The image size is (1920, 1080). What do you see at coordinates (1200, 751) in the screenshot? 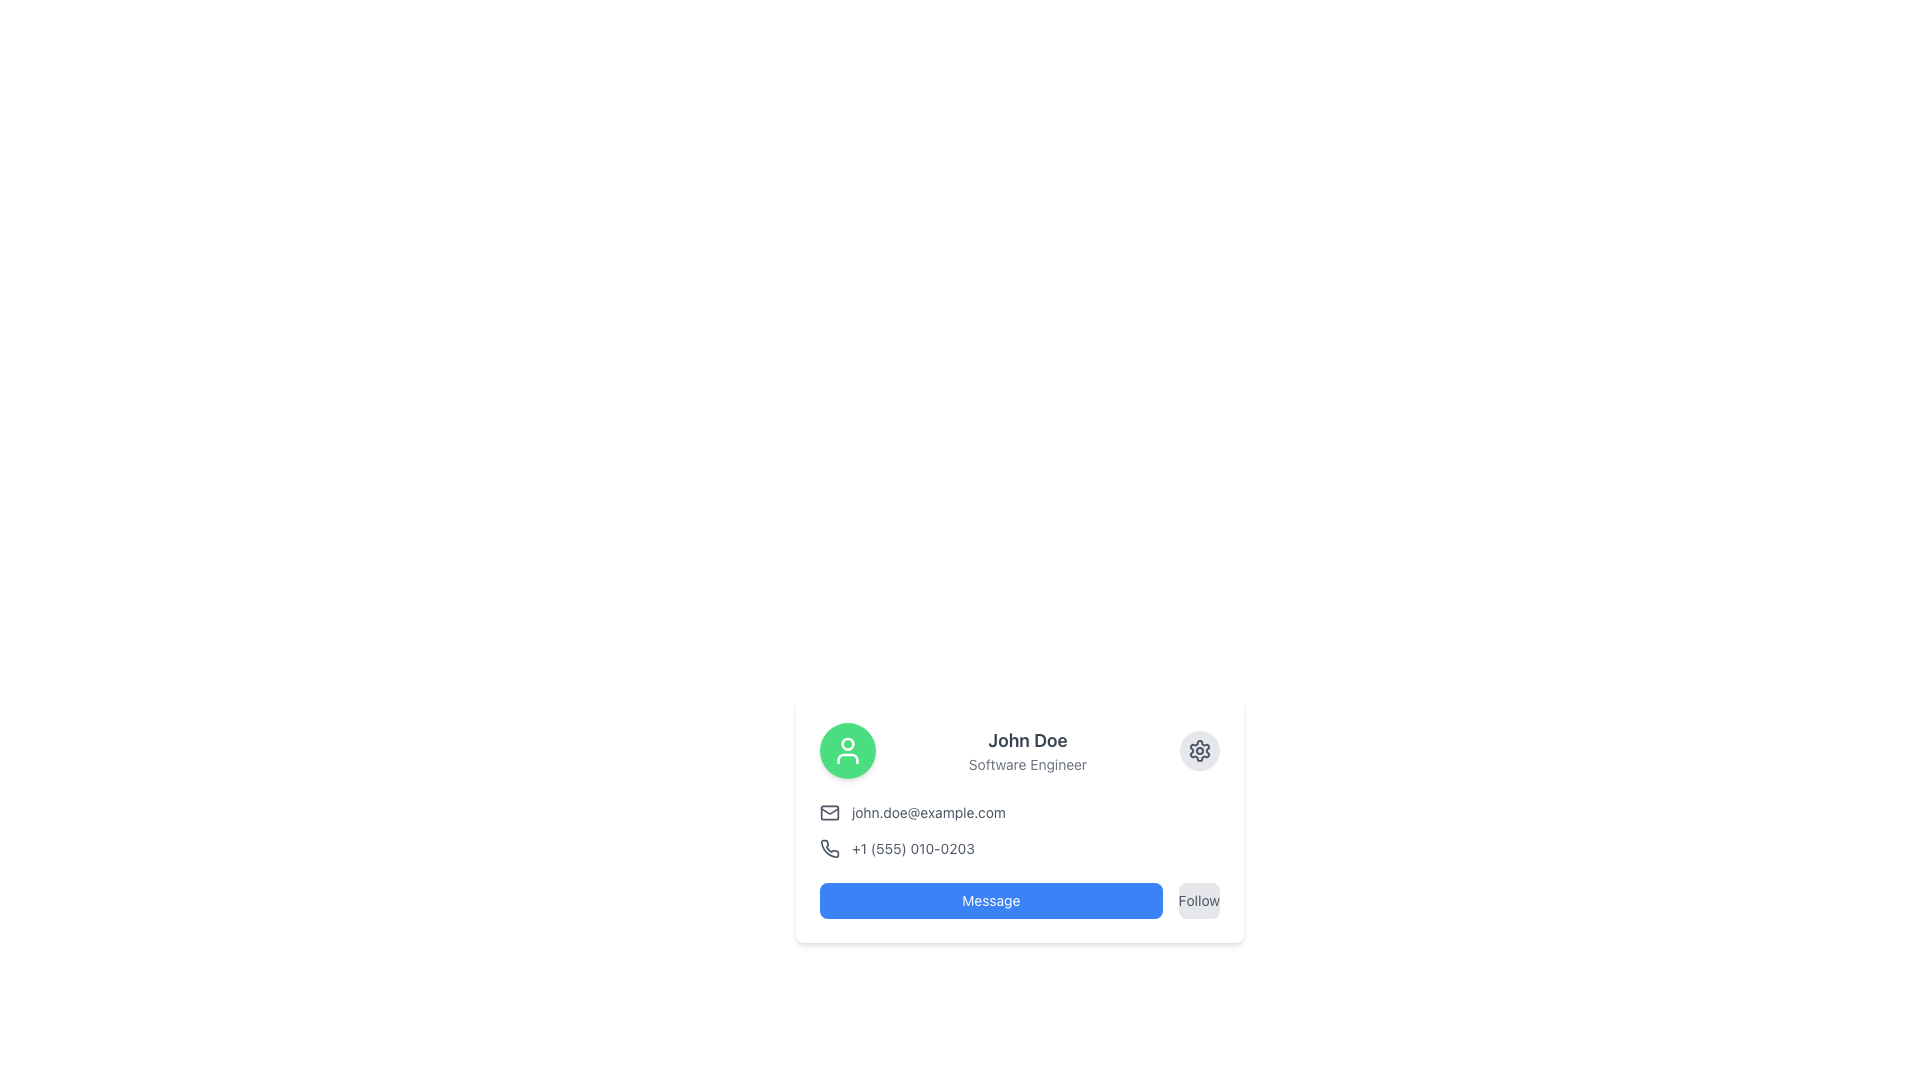
I see `the circular button with a gear icon in the top-right corner of the profile card` at bounding box center [1200, 751].